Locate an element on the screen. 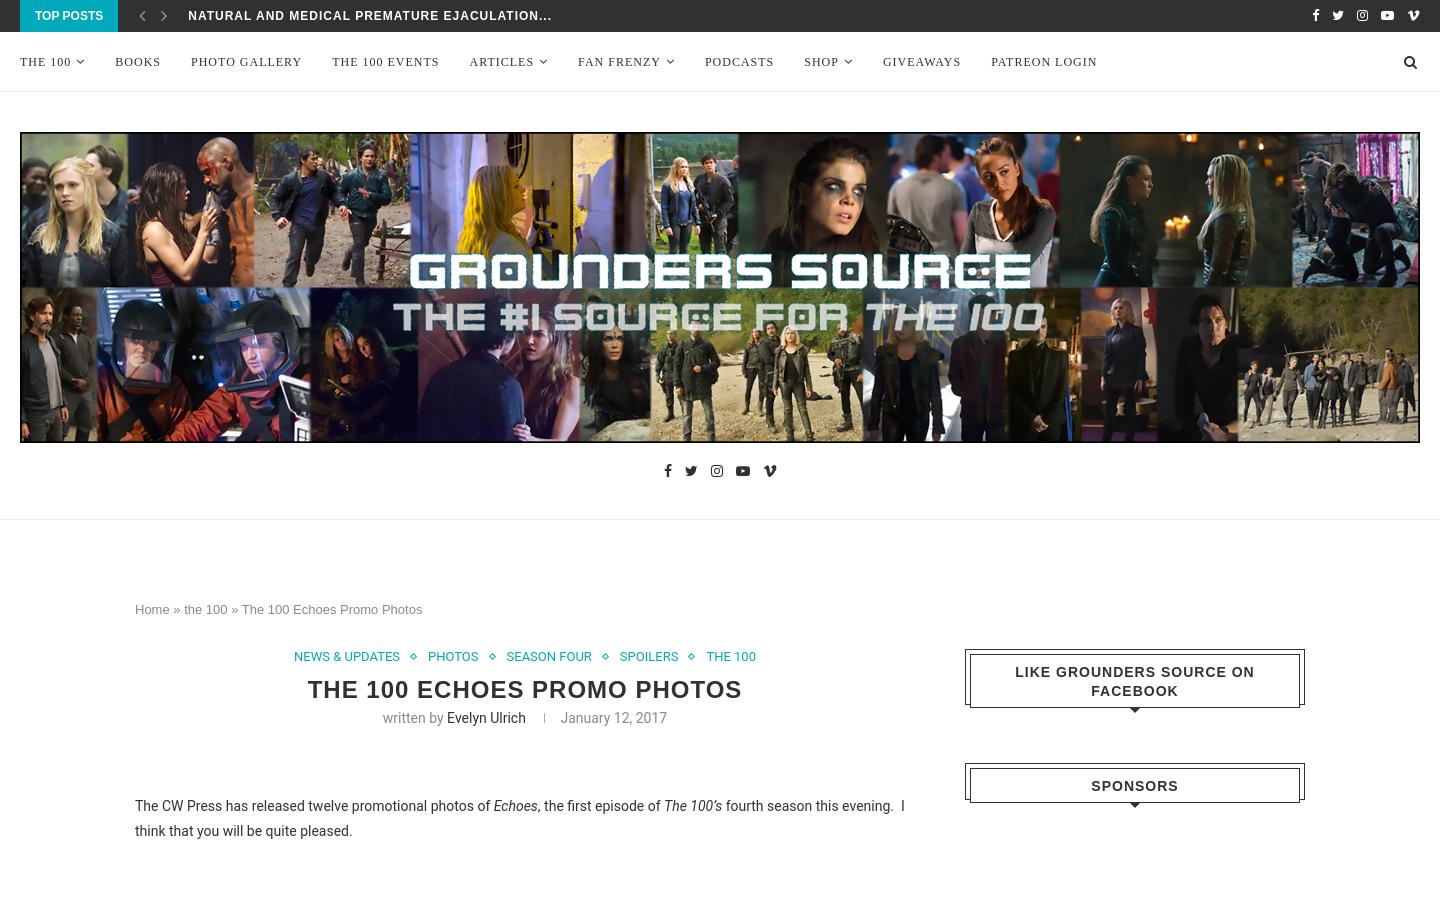 The image size is (1440, 919). 'Patreon Login' is located at coordinates (1044, 62).